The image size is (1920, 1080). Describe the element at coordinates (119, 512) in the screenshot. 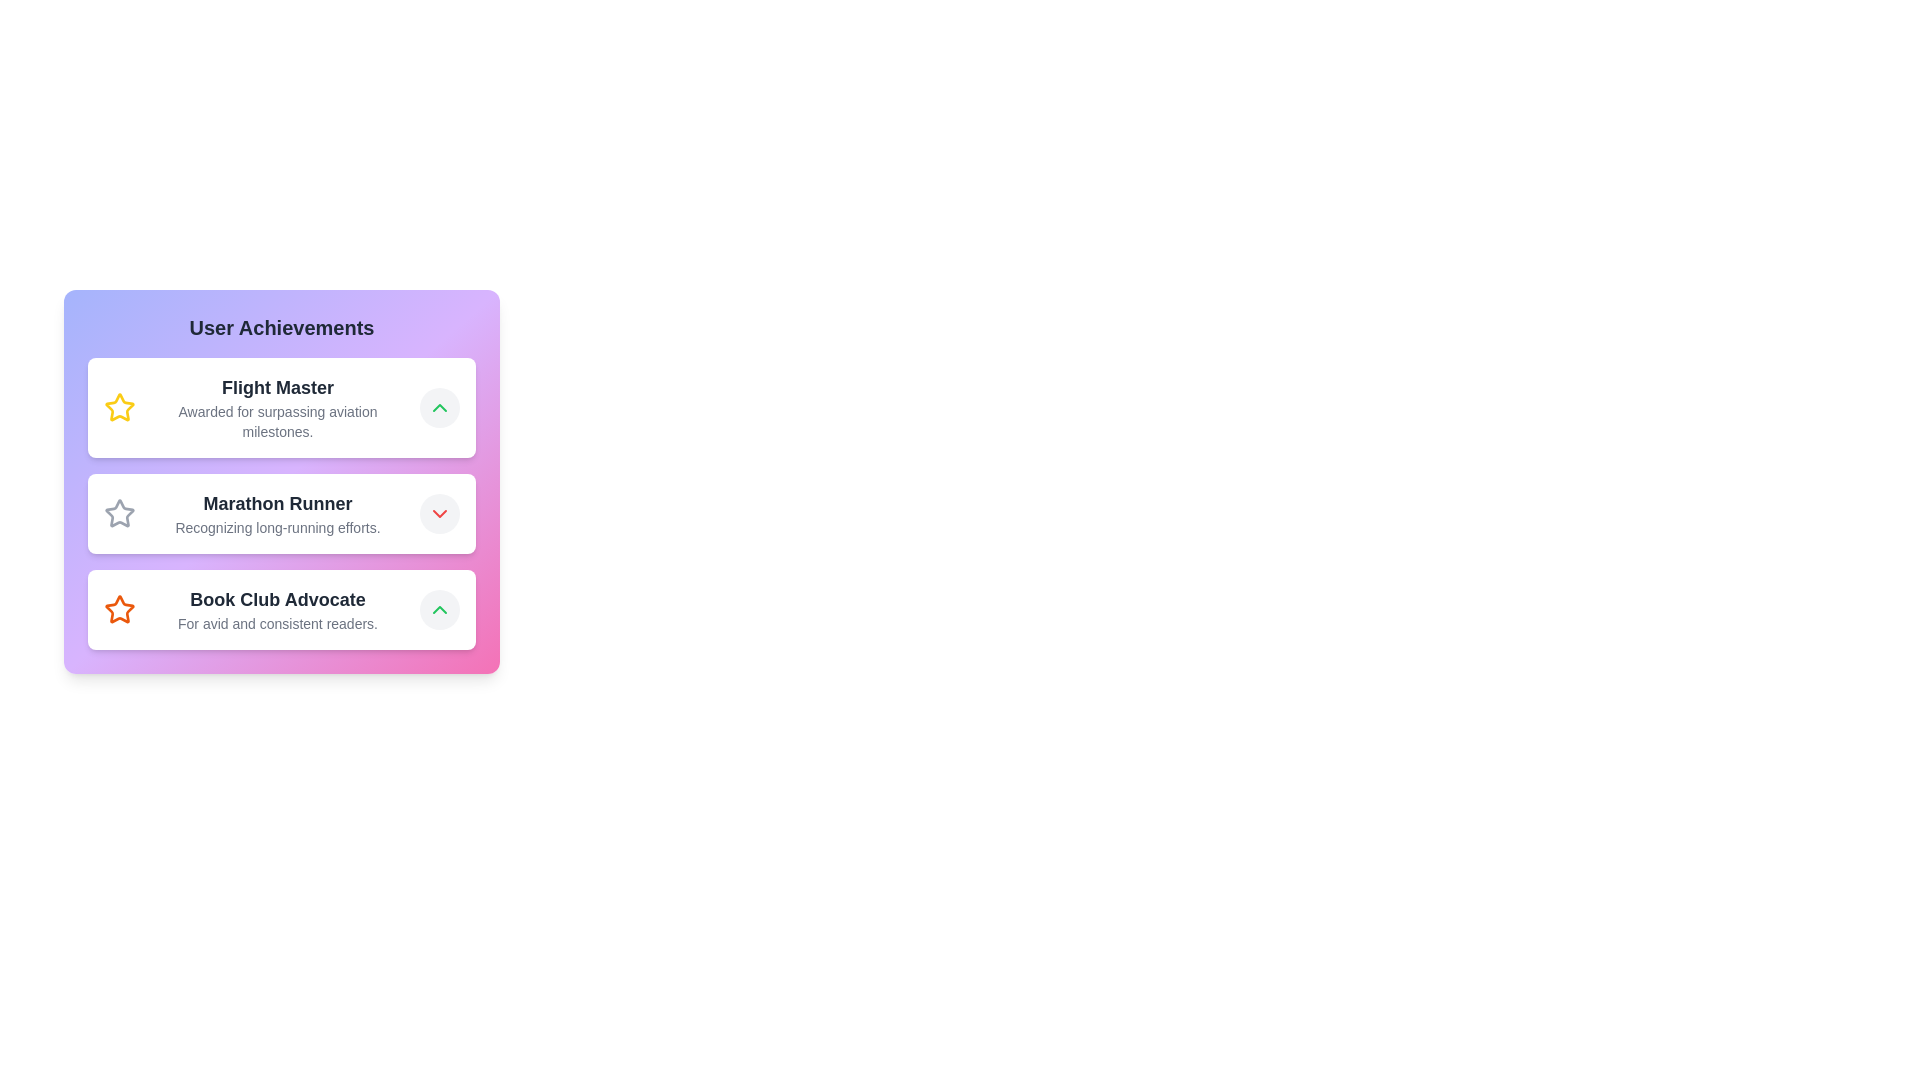

I see `the decorative icon for the 'Book Club Advocate' achievement item, which is located on the left side of the corresponding list item` at that location.